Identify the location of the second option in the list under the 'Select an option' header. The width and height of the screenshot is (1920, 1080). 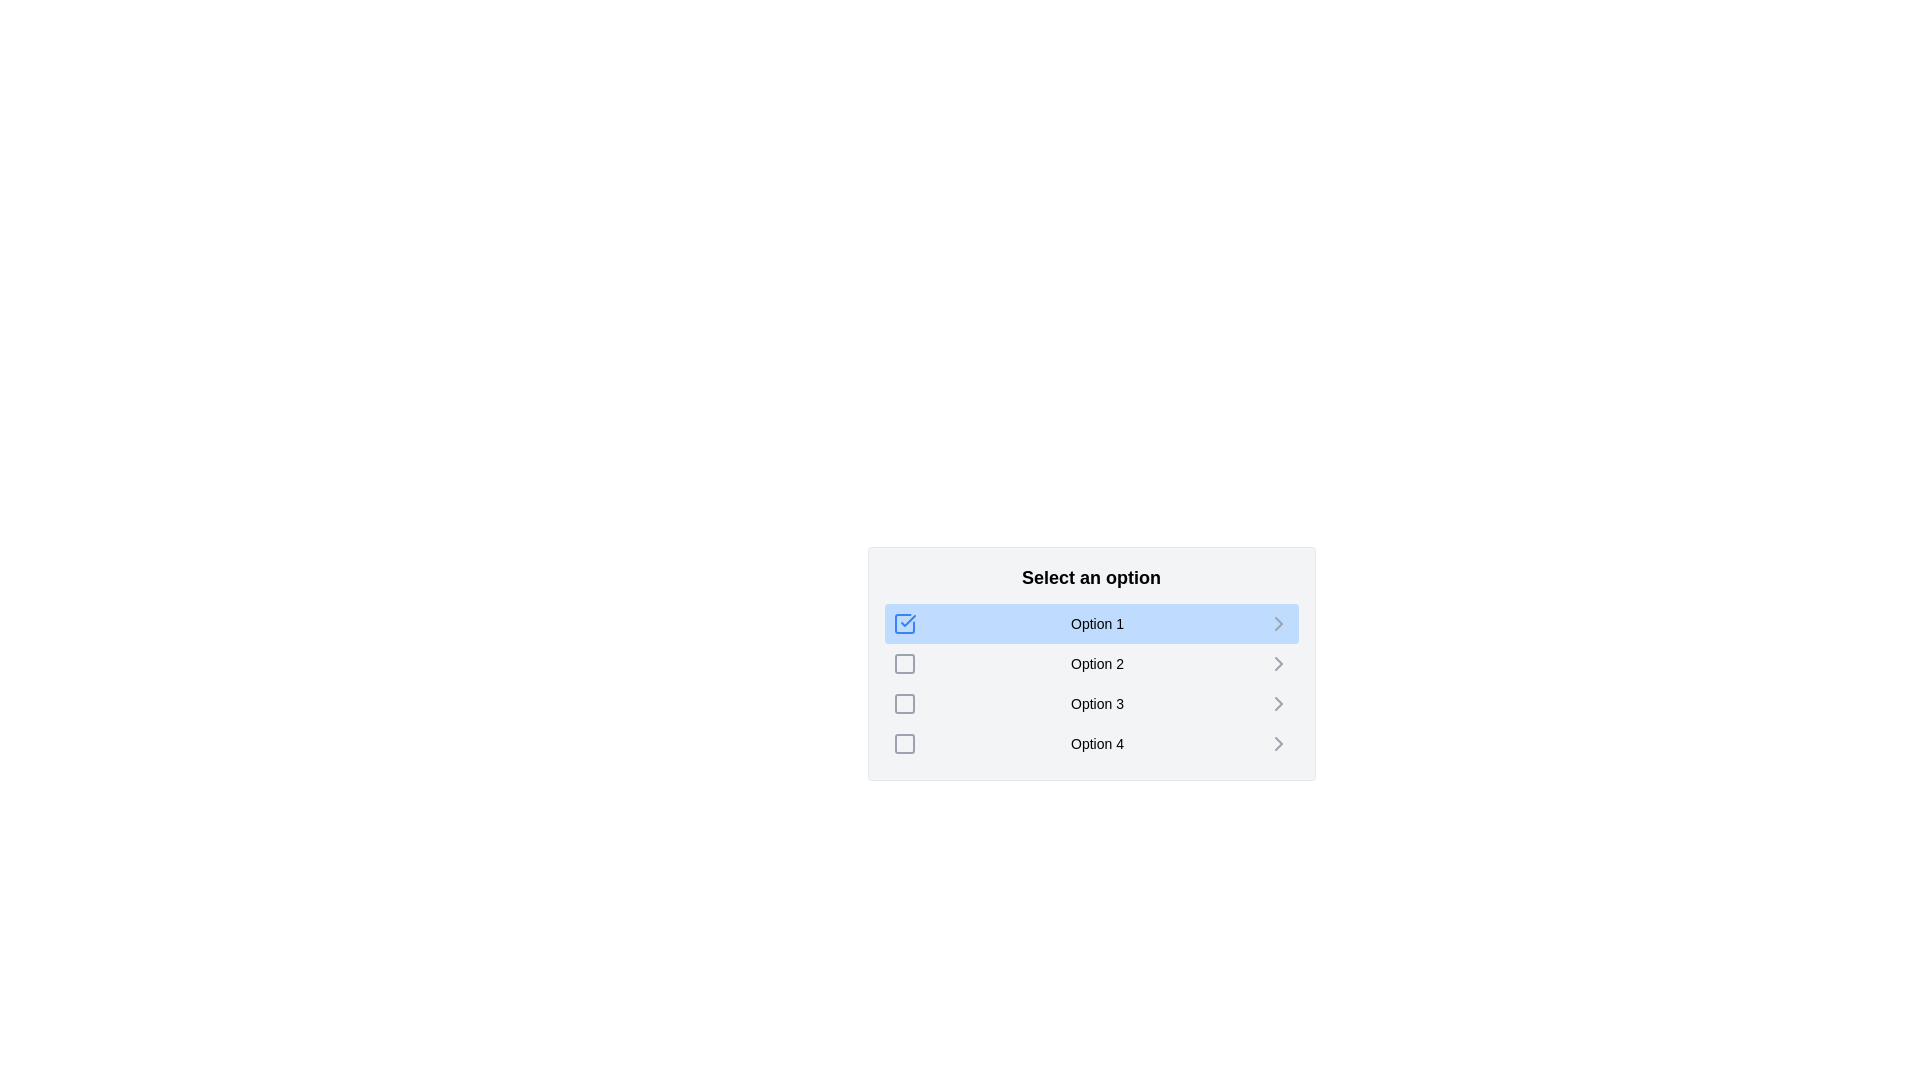
(1090, 663).